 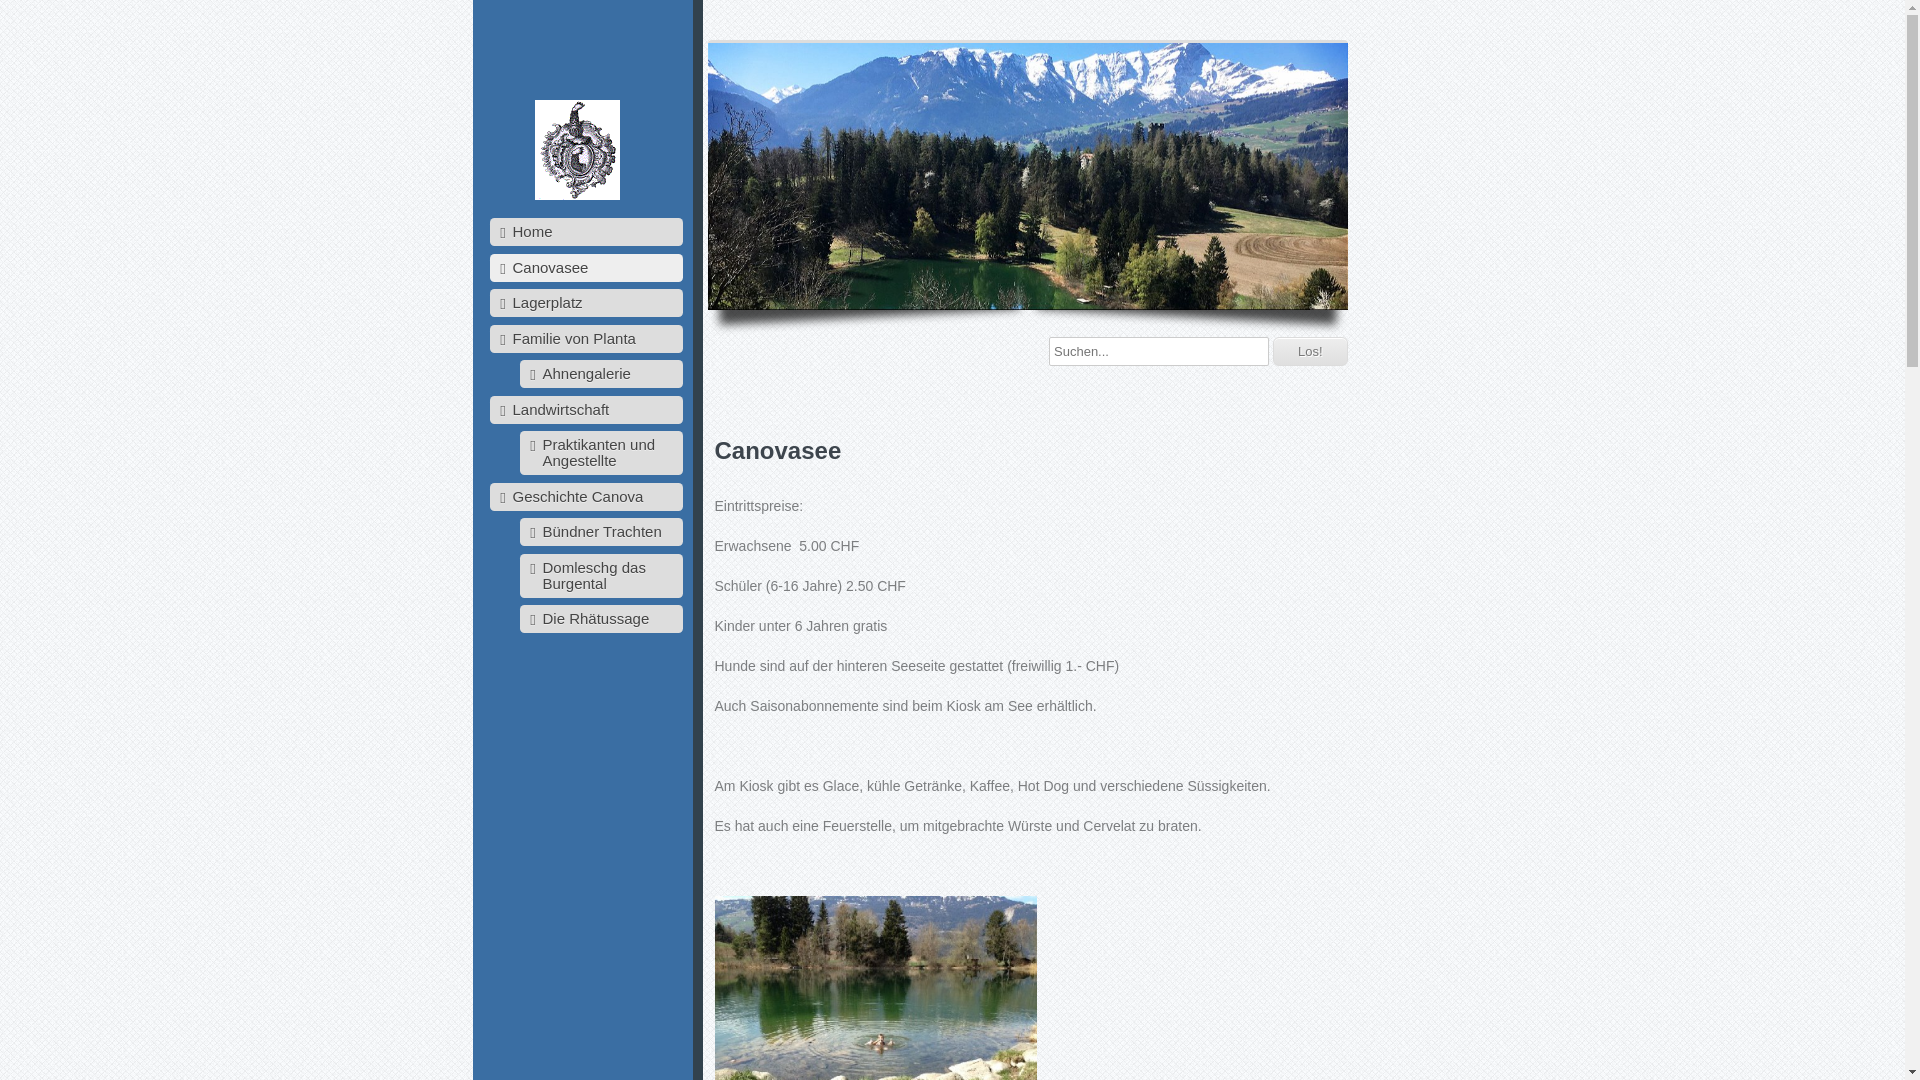 What do you see at coordinates (519, 452) in the screenshot?
I see `'Praktikanten und Angestellte'` at bounding box center [519, 452].